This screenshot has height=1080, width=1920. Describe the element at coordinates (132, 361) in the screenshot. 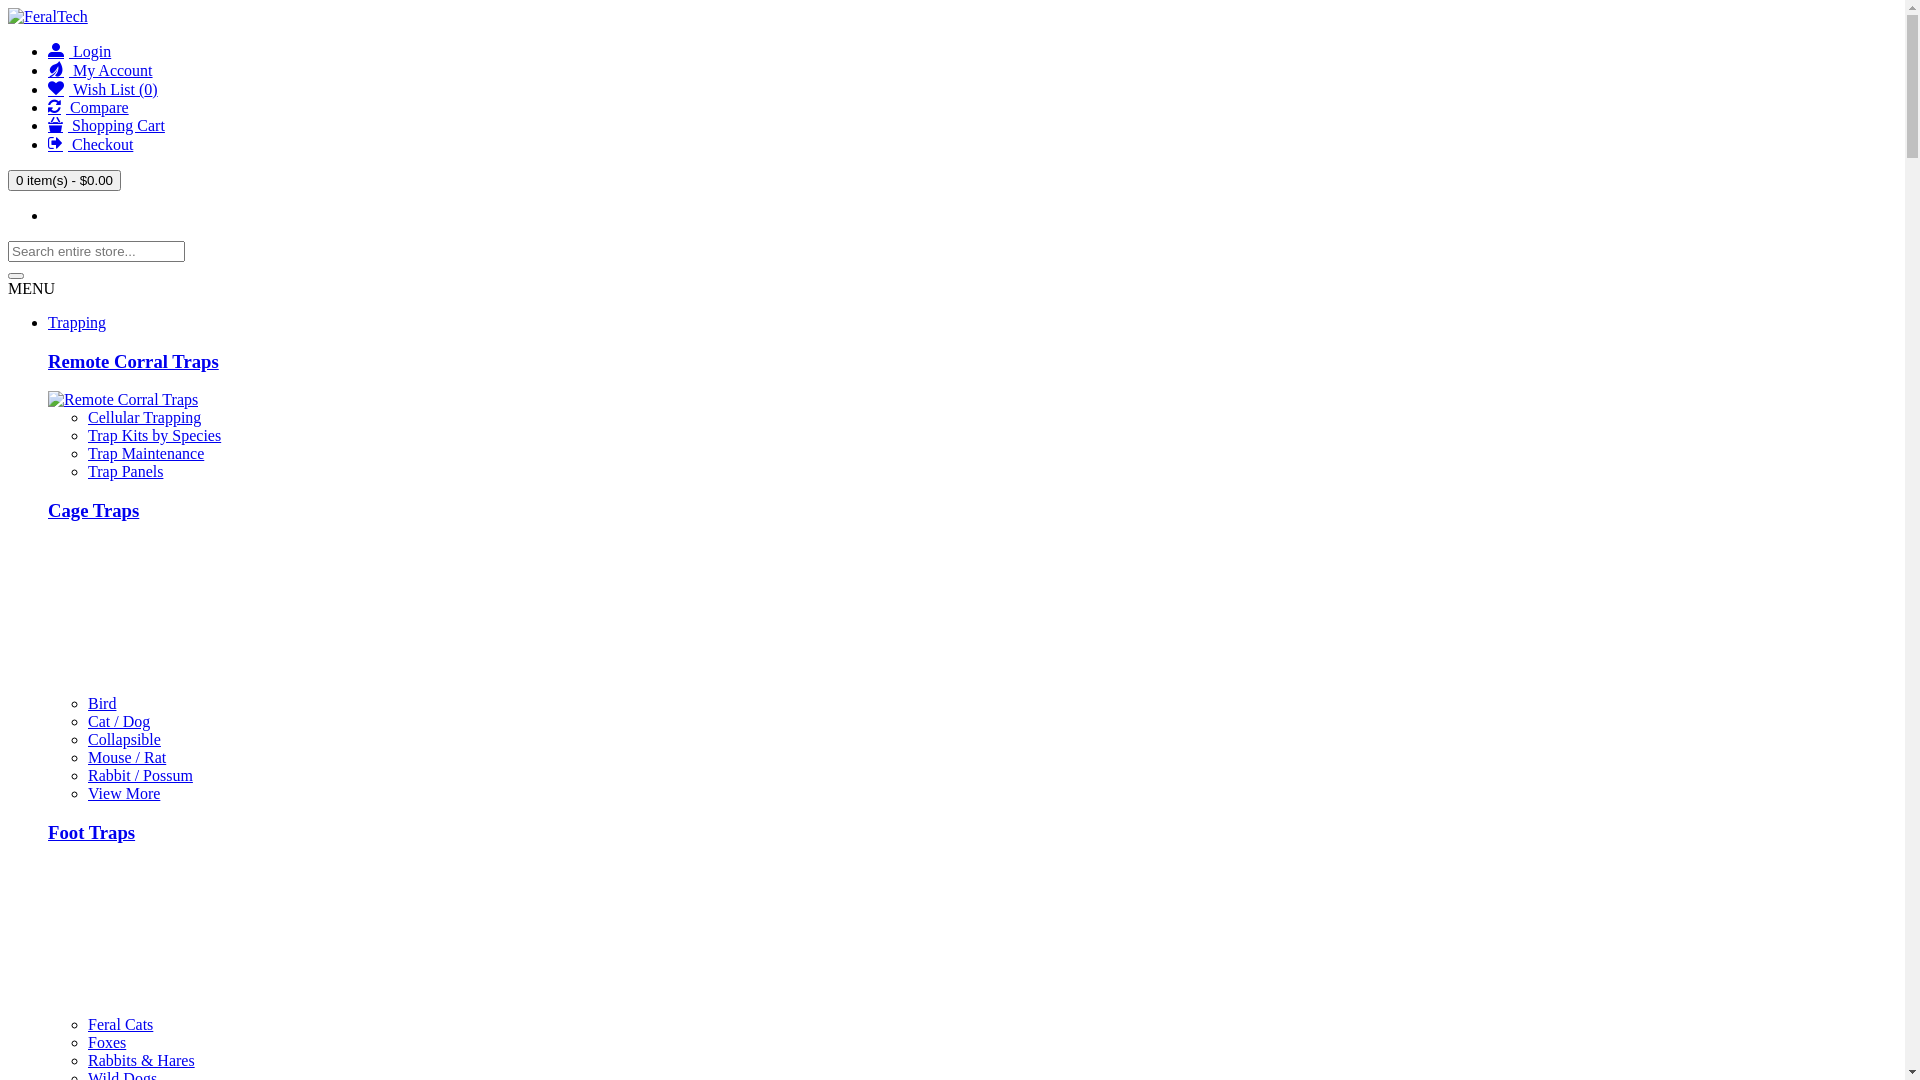

I see `'Remote Corral Traps'` at that location.